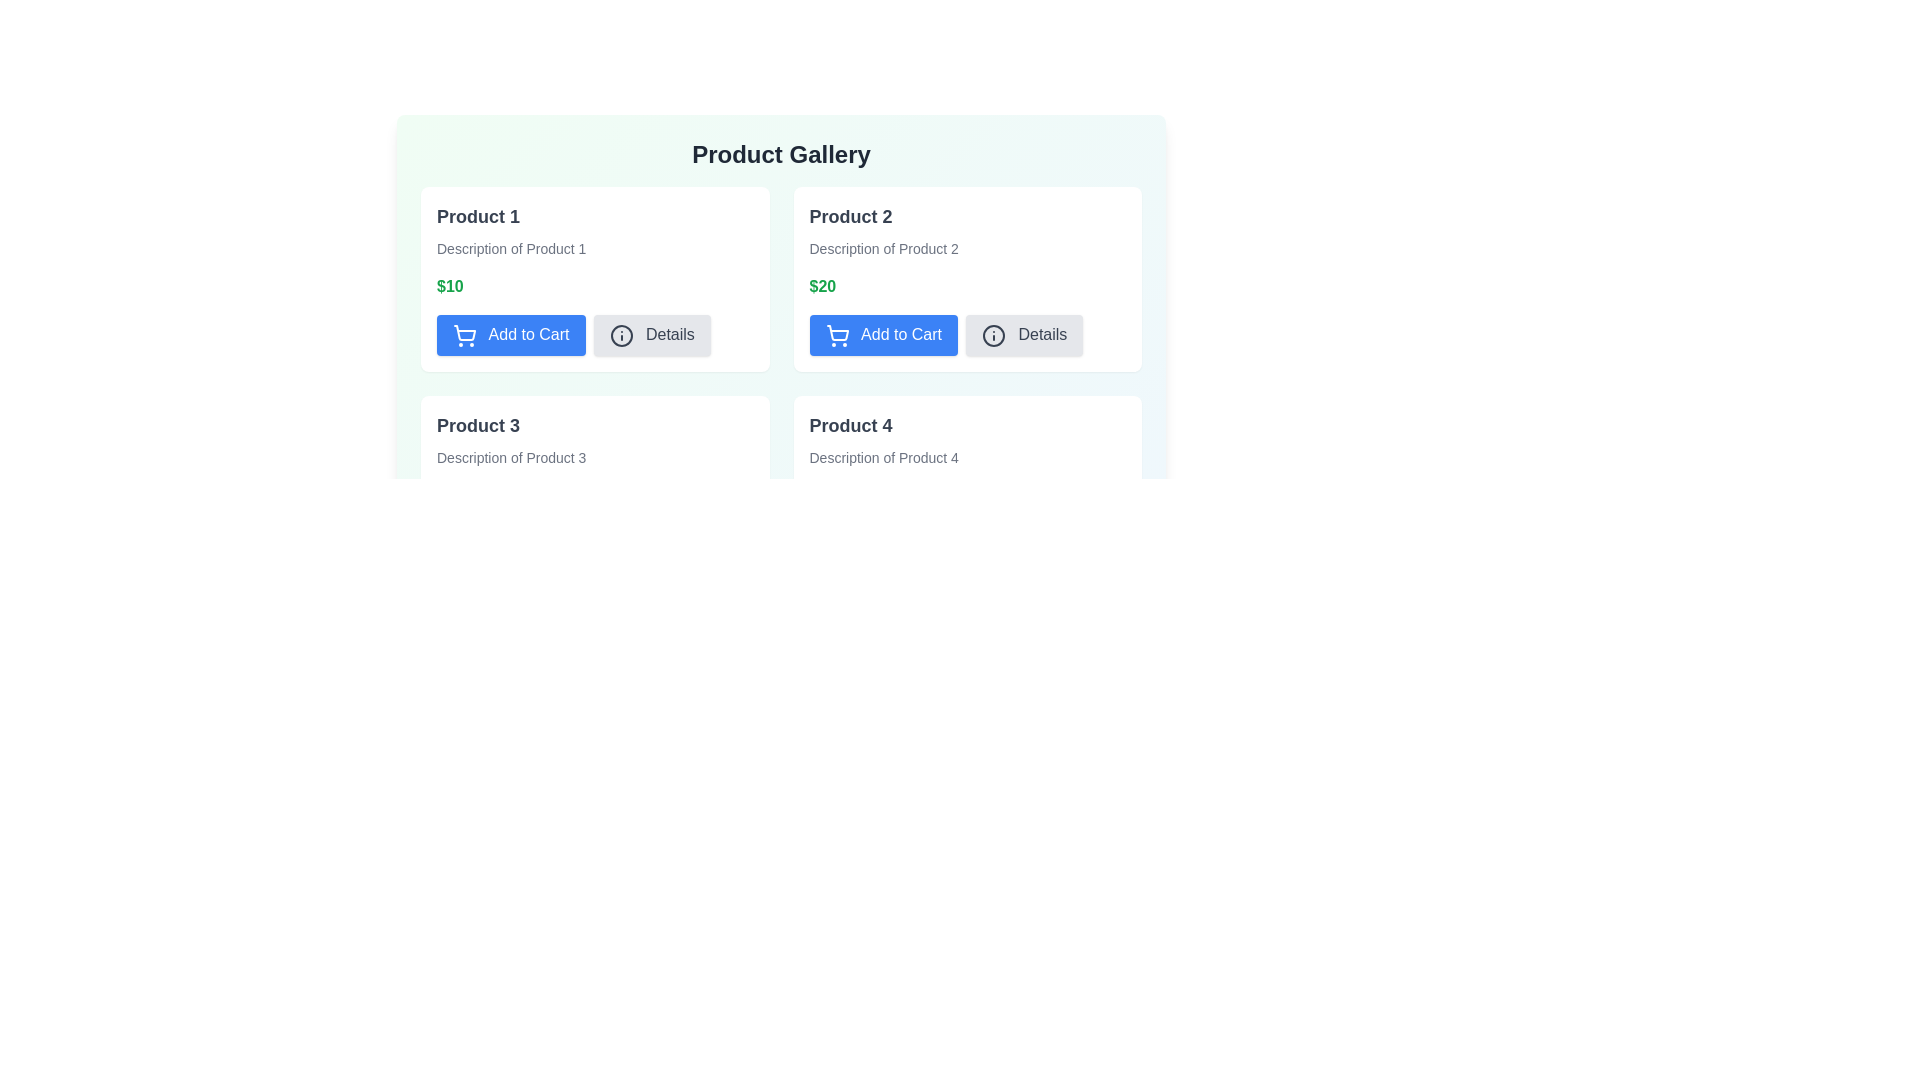 This screenshot has height=1080, width=1920. Describe the element at coordinates (1024, 334) in the screenshot. I see `the 'Details' button, which has a light gray background and is located to the right of the 'Add to Cart' button in the action bar of 'Product 2'` at that location.